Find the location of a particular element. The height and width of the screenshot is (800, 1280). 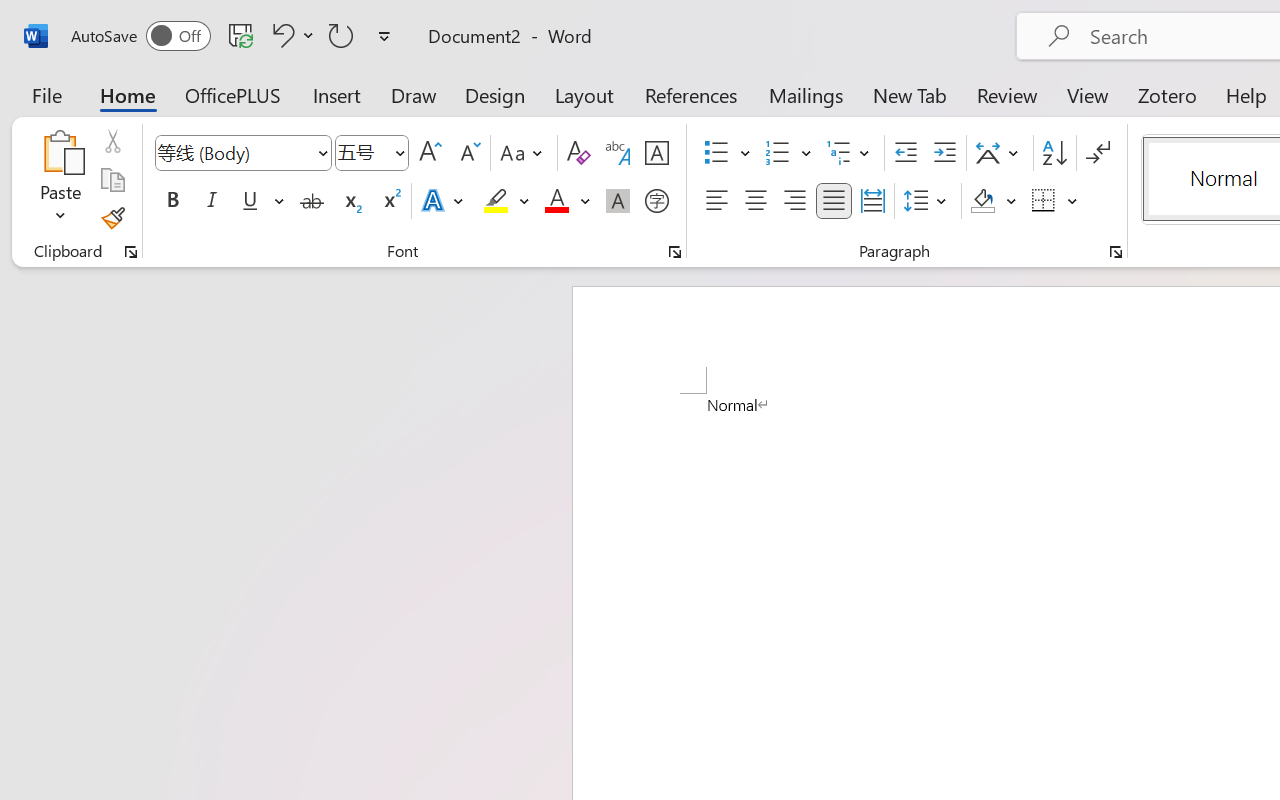

'Borders' is located at coordinates (1043, 201).